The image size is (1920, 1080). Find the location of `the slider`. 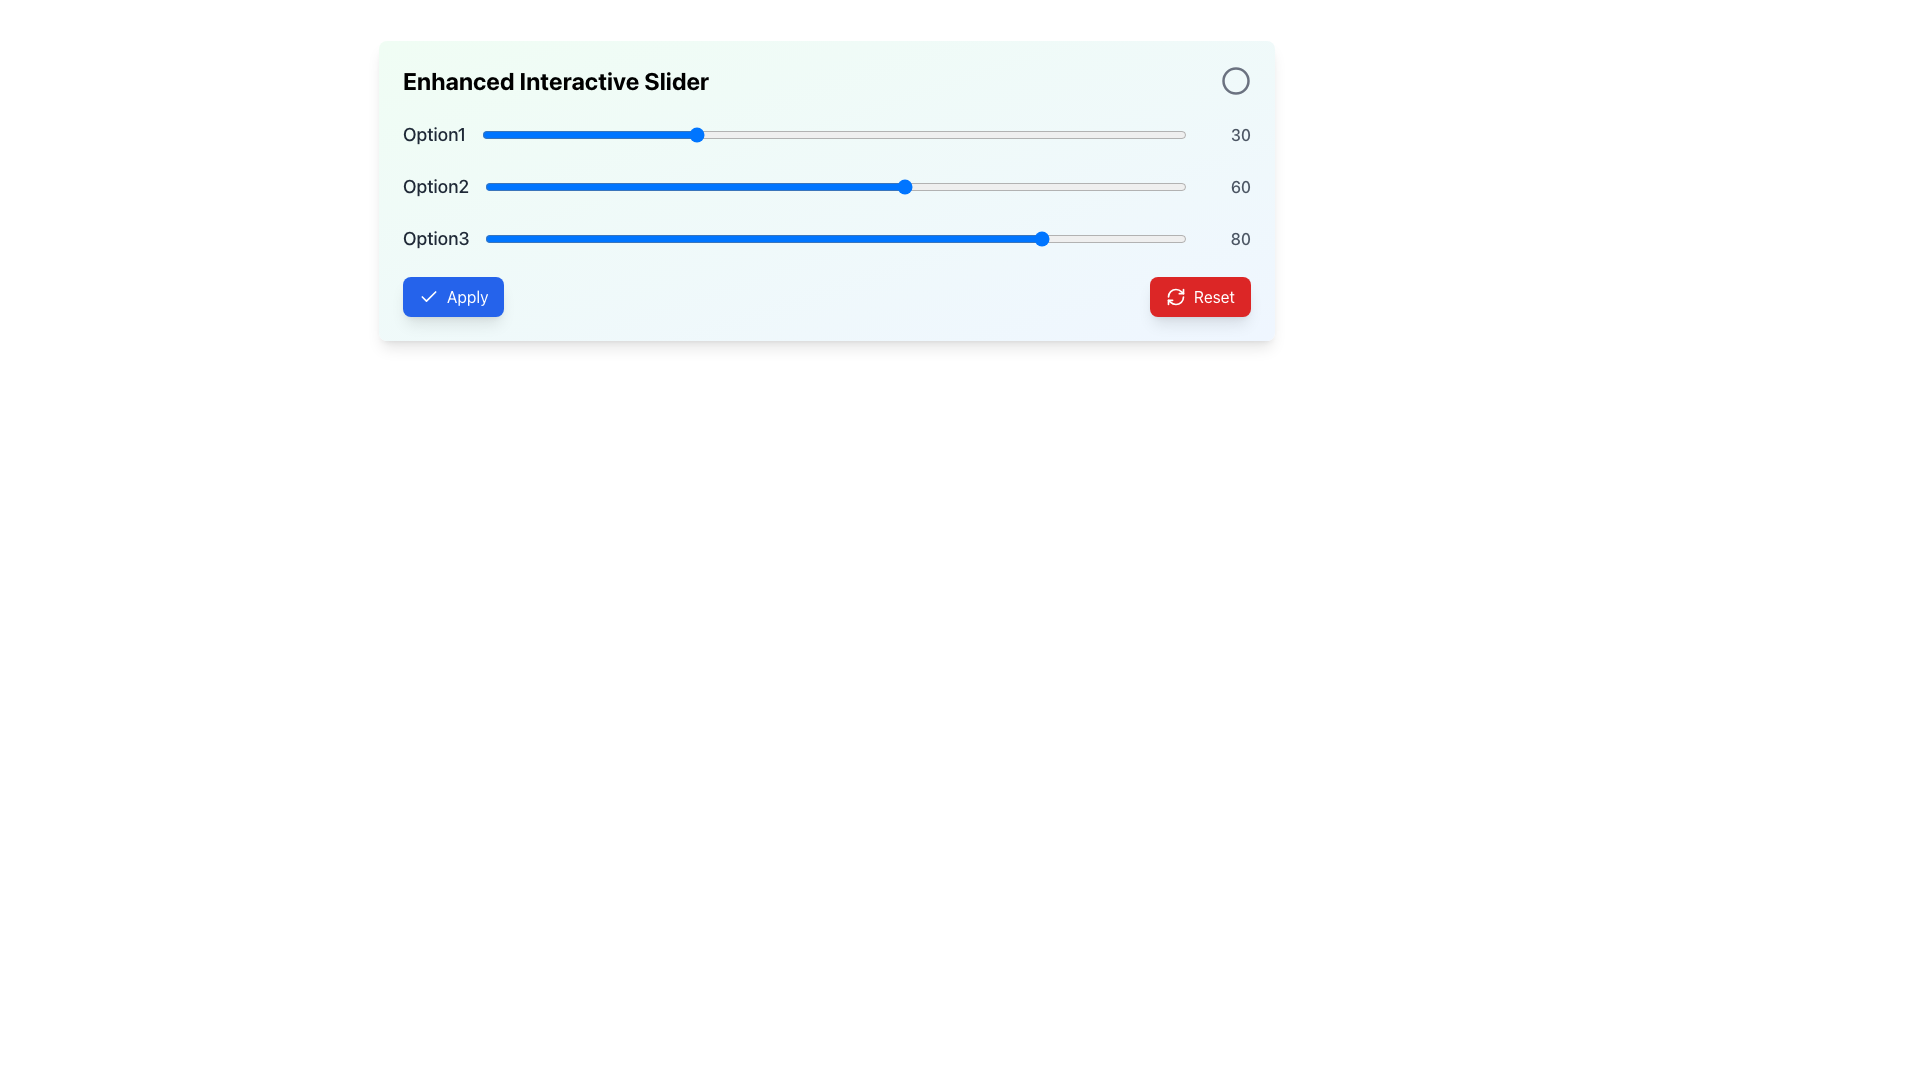

the slider is located at coordinates (779, 238).